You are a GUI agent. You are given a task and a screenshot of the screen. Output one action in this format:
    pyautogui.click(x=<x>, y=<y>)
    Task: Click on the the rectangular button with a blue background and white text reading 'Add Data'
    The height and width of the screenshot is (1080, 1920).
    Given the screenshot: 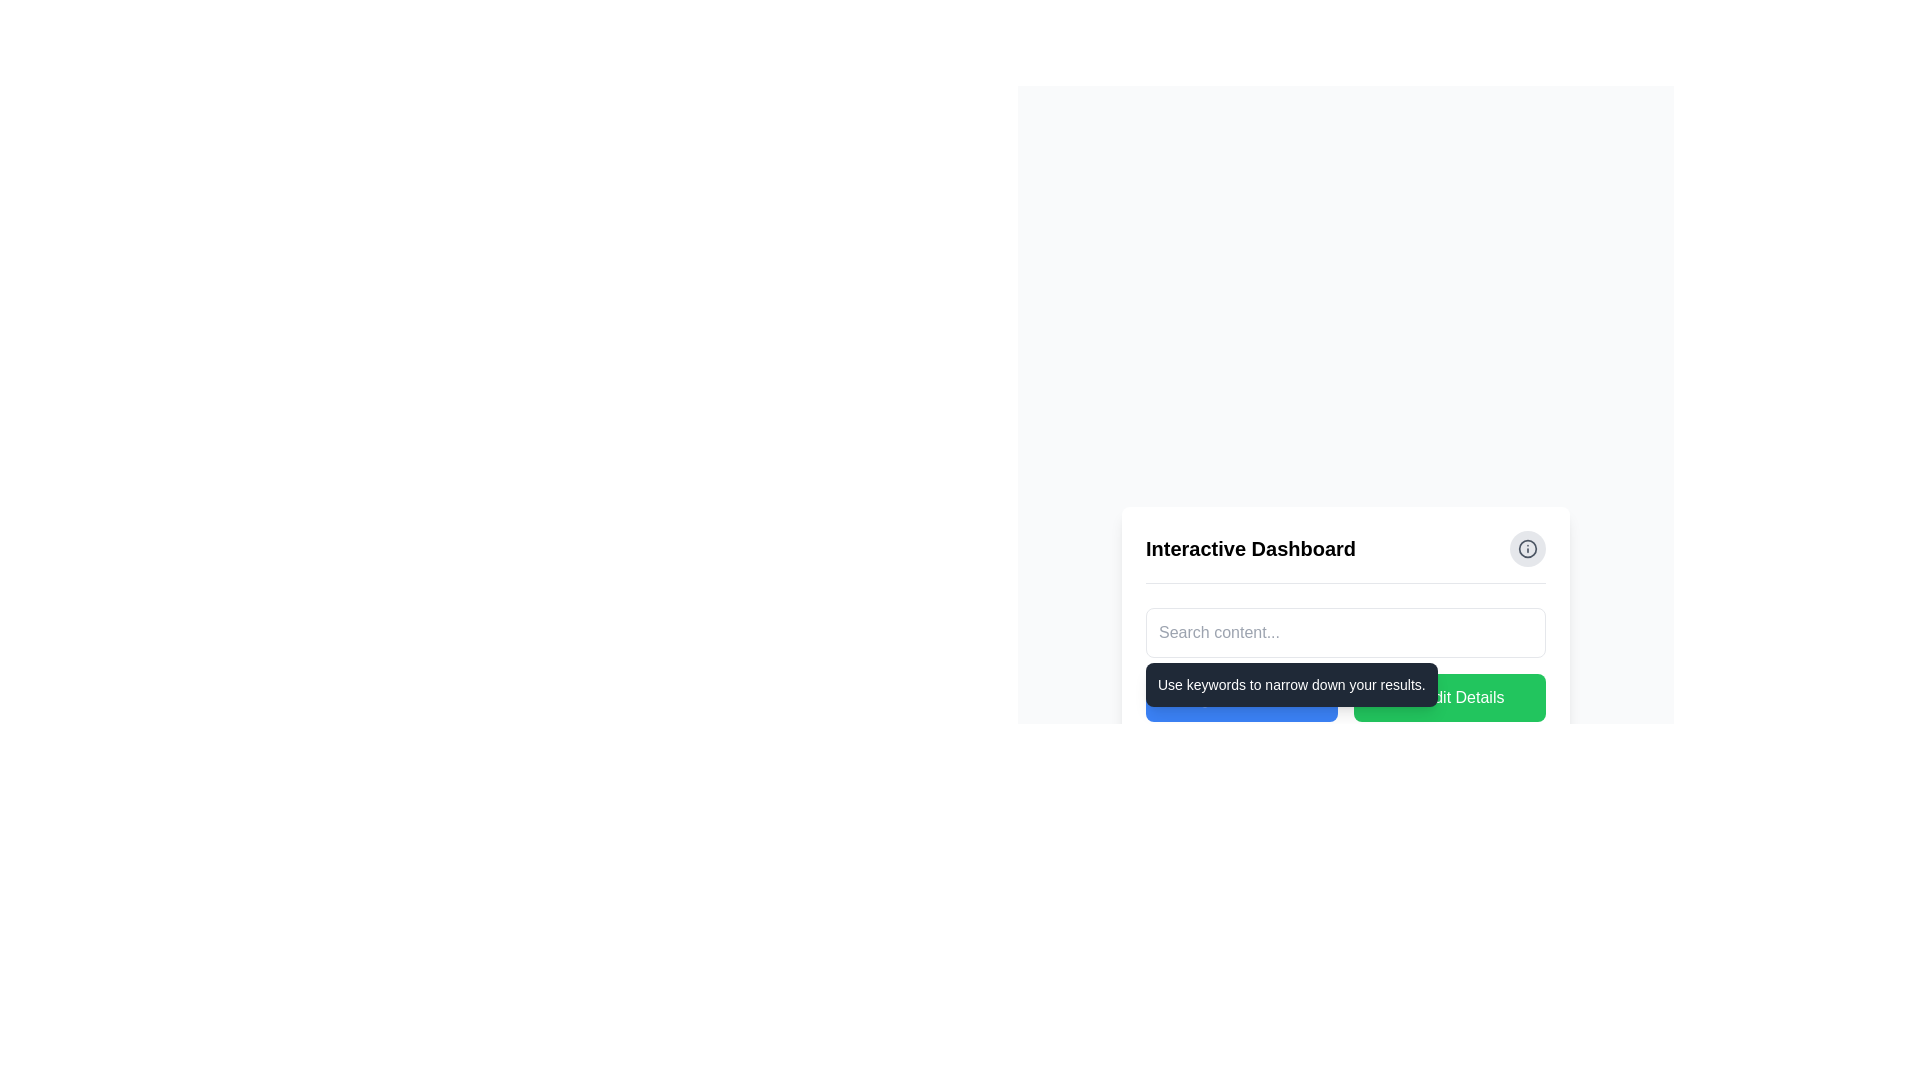 What is the action you would take?
    pyautogui.click(x=1241, y=696)
    